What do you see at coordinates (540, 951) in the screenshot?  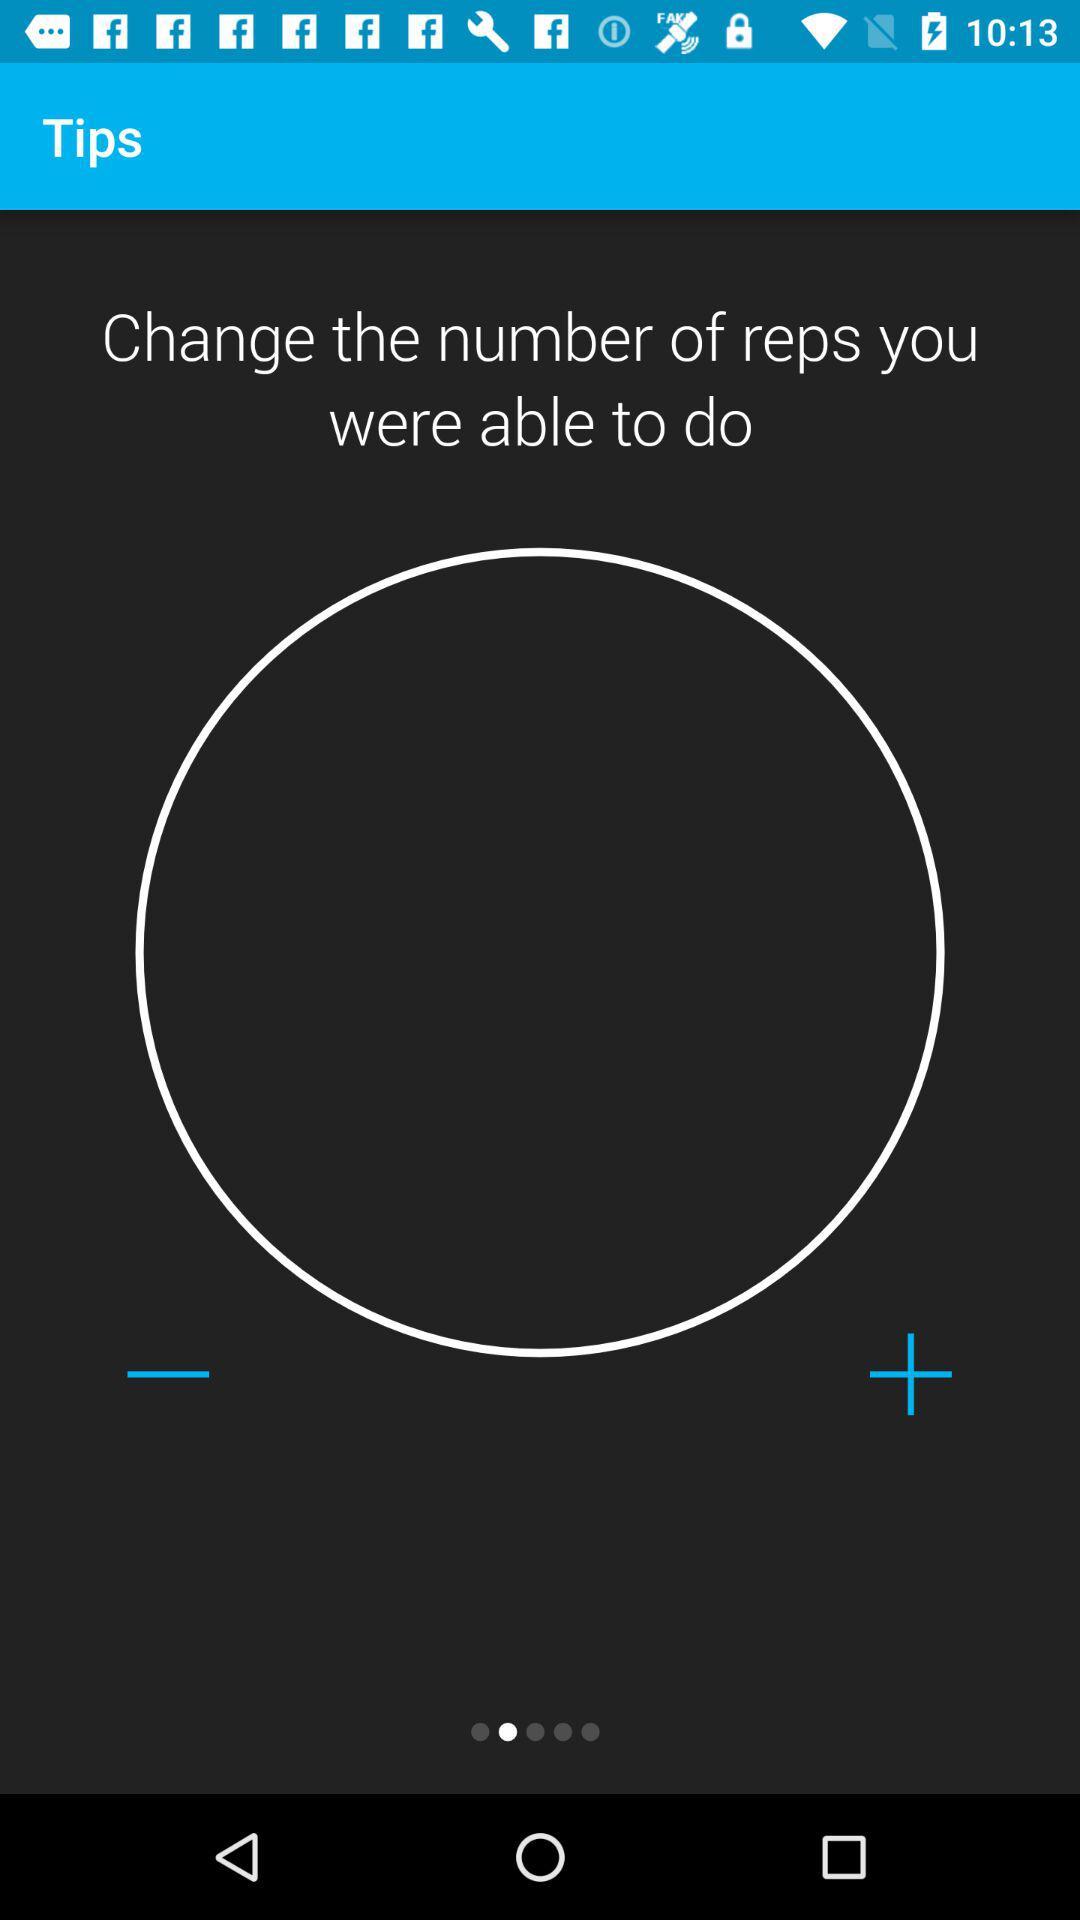 I see `the item below the change the number item` at bounding box center [540, 951].